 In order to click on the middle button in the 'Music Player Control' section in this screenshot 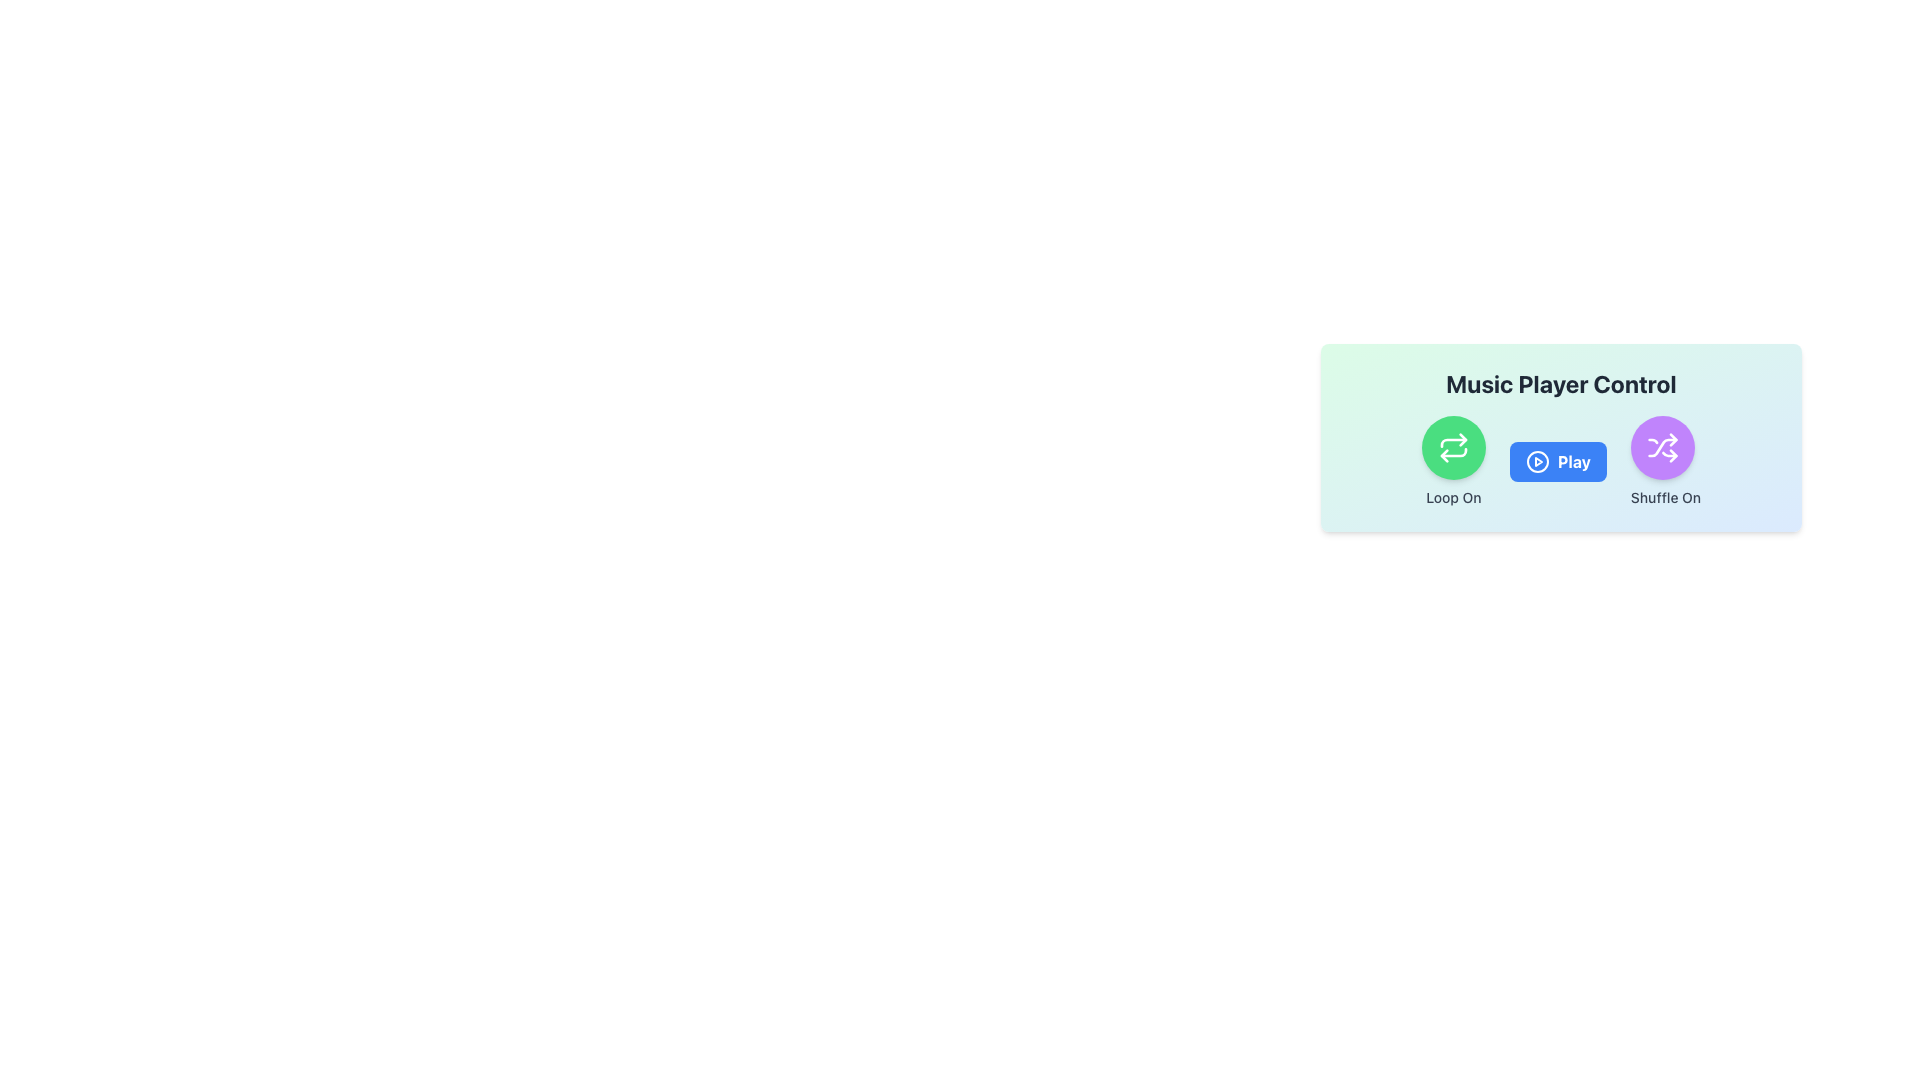, I will do `click(1560, 462)`.